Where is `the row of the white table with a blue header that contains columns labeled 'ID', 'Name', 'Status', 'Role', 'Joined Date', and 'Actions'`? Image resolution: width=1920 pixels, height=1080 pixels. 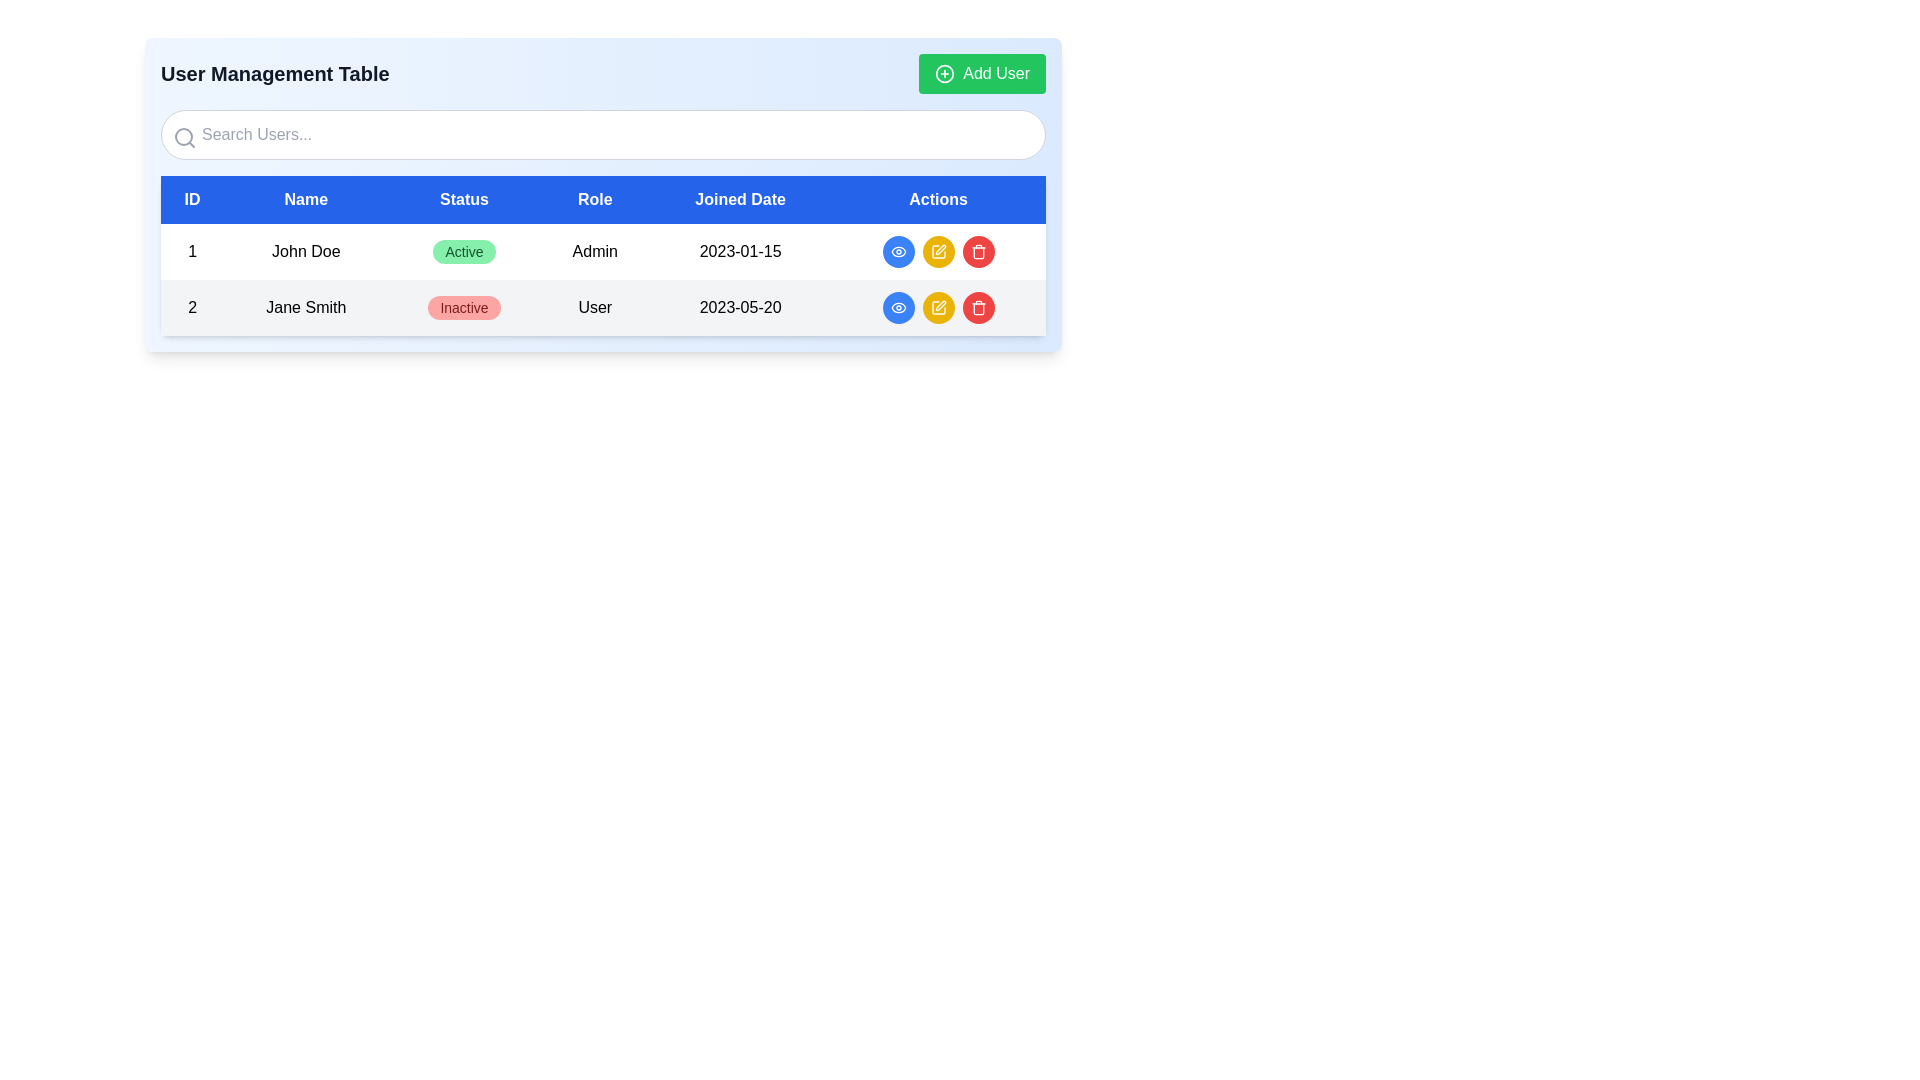
the row of the white table with a blue header that contains columns labeled 'ID', 'Name', 'Status', 'Role', 'Joined Date', and 'Actions' is located at coordinates (602, 254).